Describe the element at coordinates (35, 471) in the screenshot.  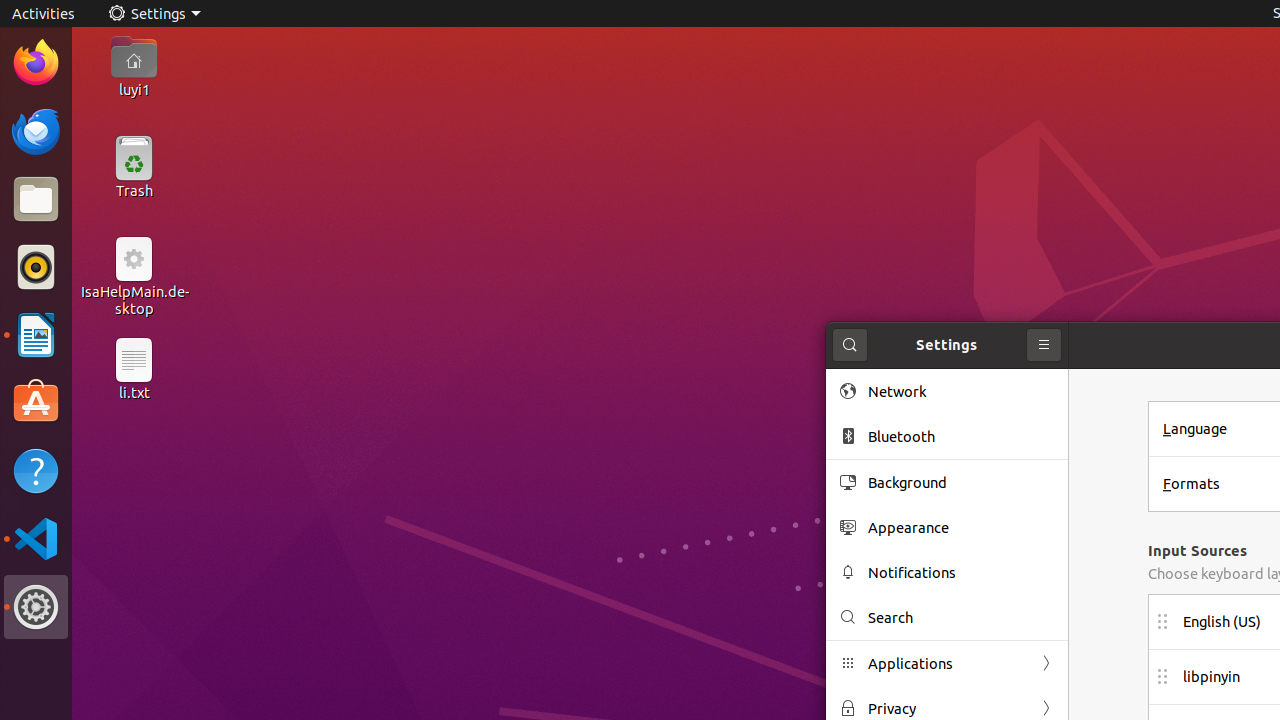
I see `'Help'` at that location.